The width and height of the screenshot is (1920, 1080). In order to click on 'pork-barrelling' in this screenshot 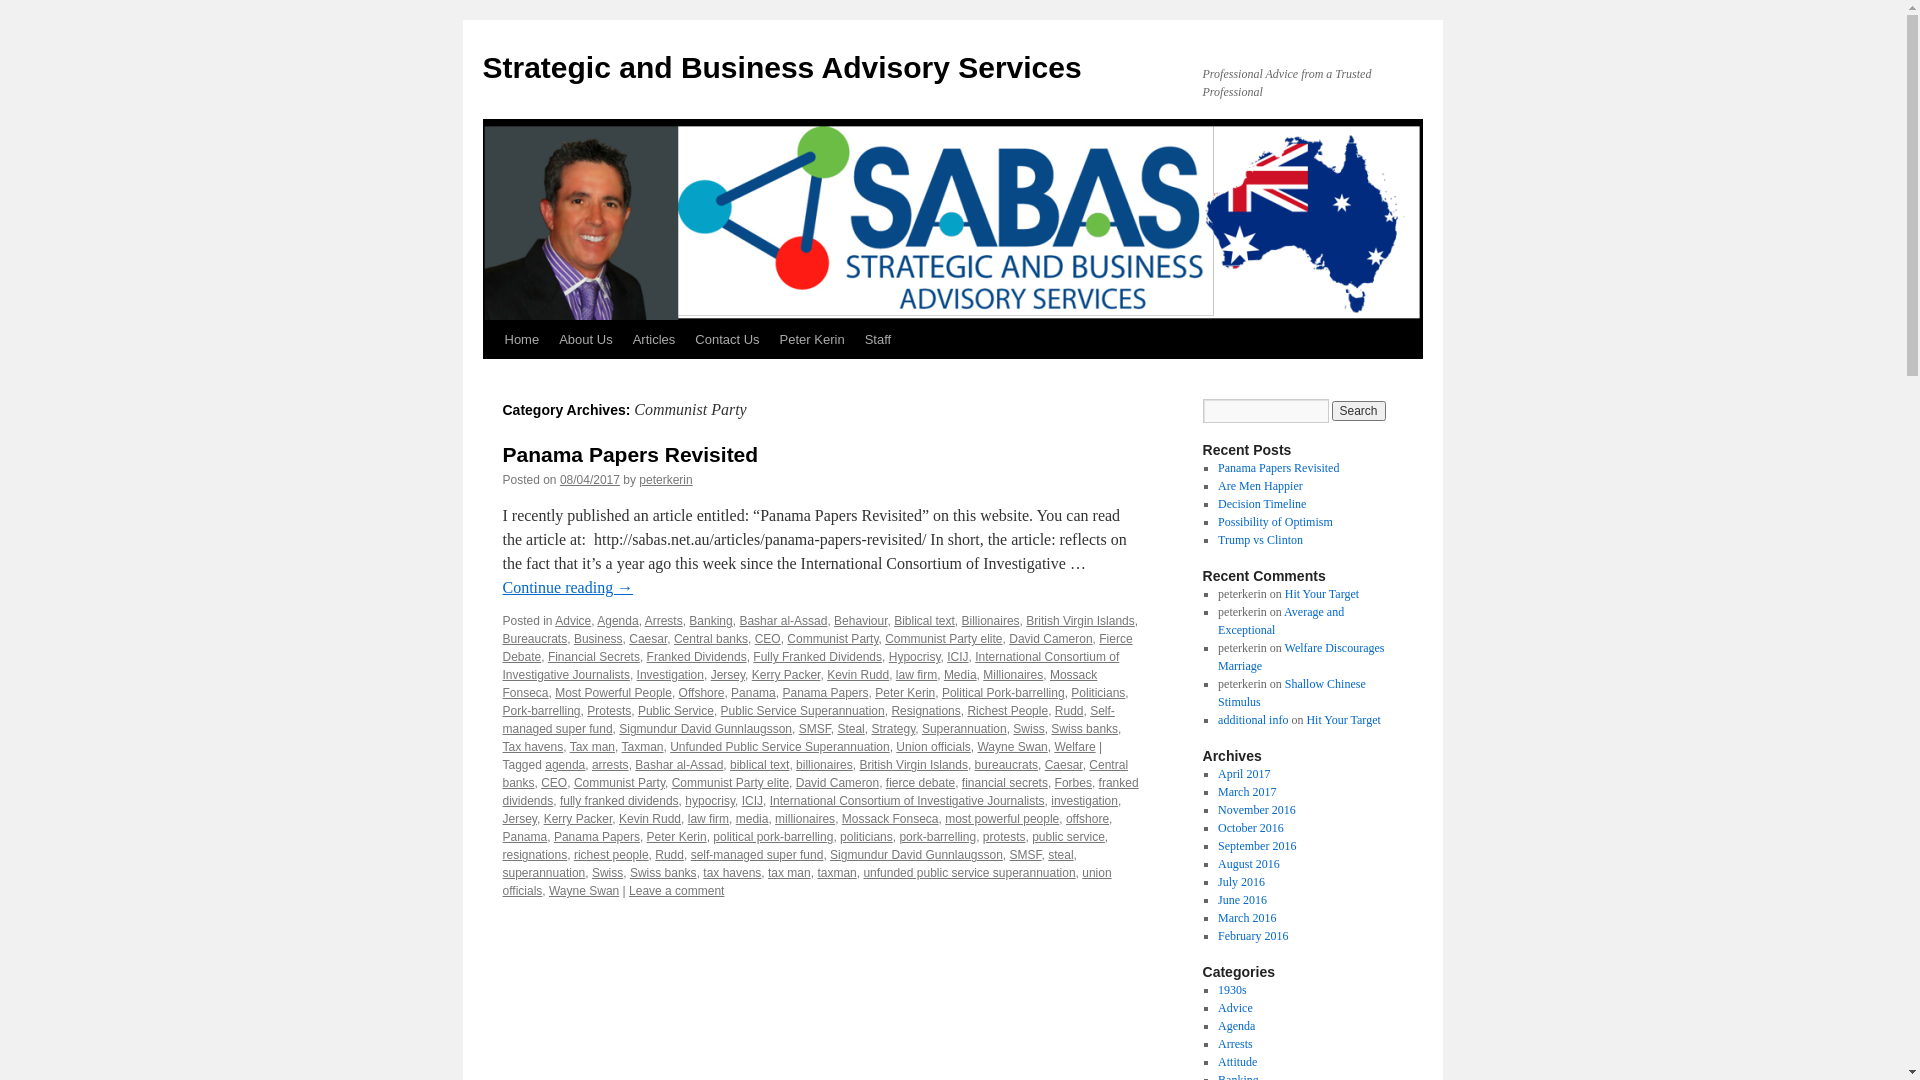, I will do `click(936, 837)`.